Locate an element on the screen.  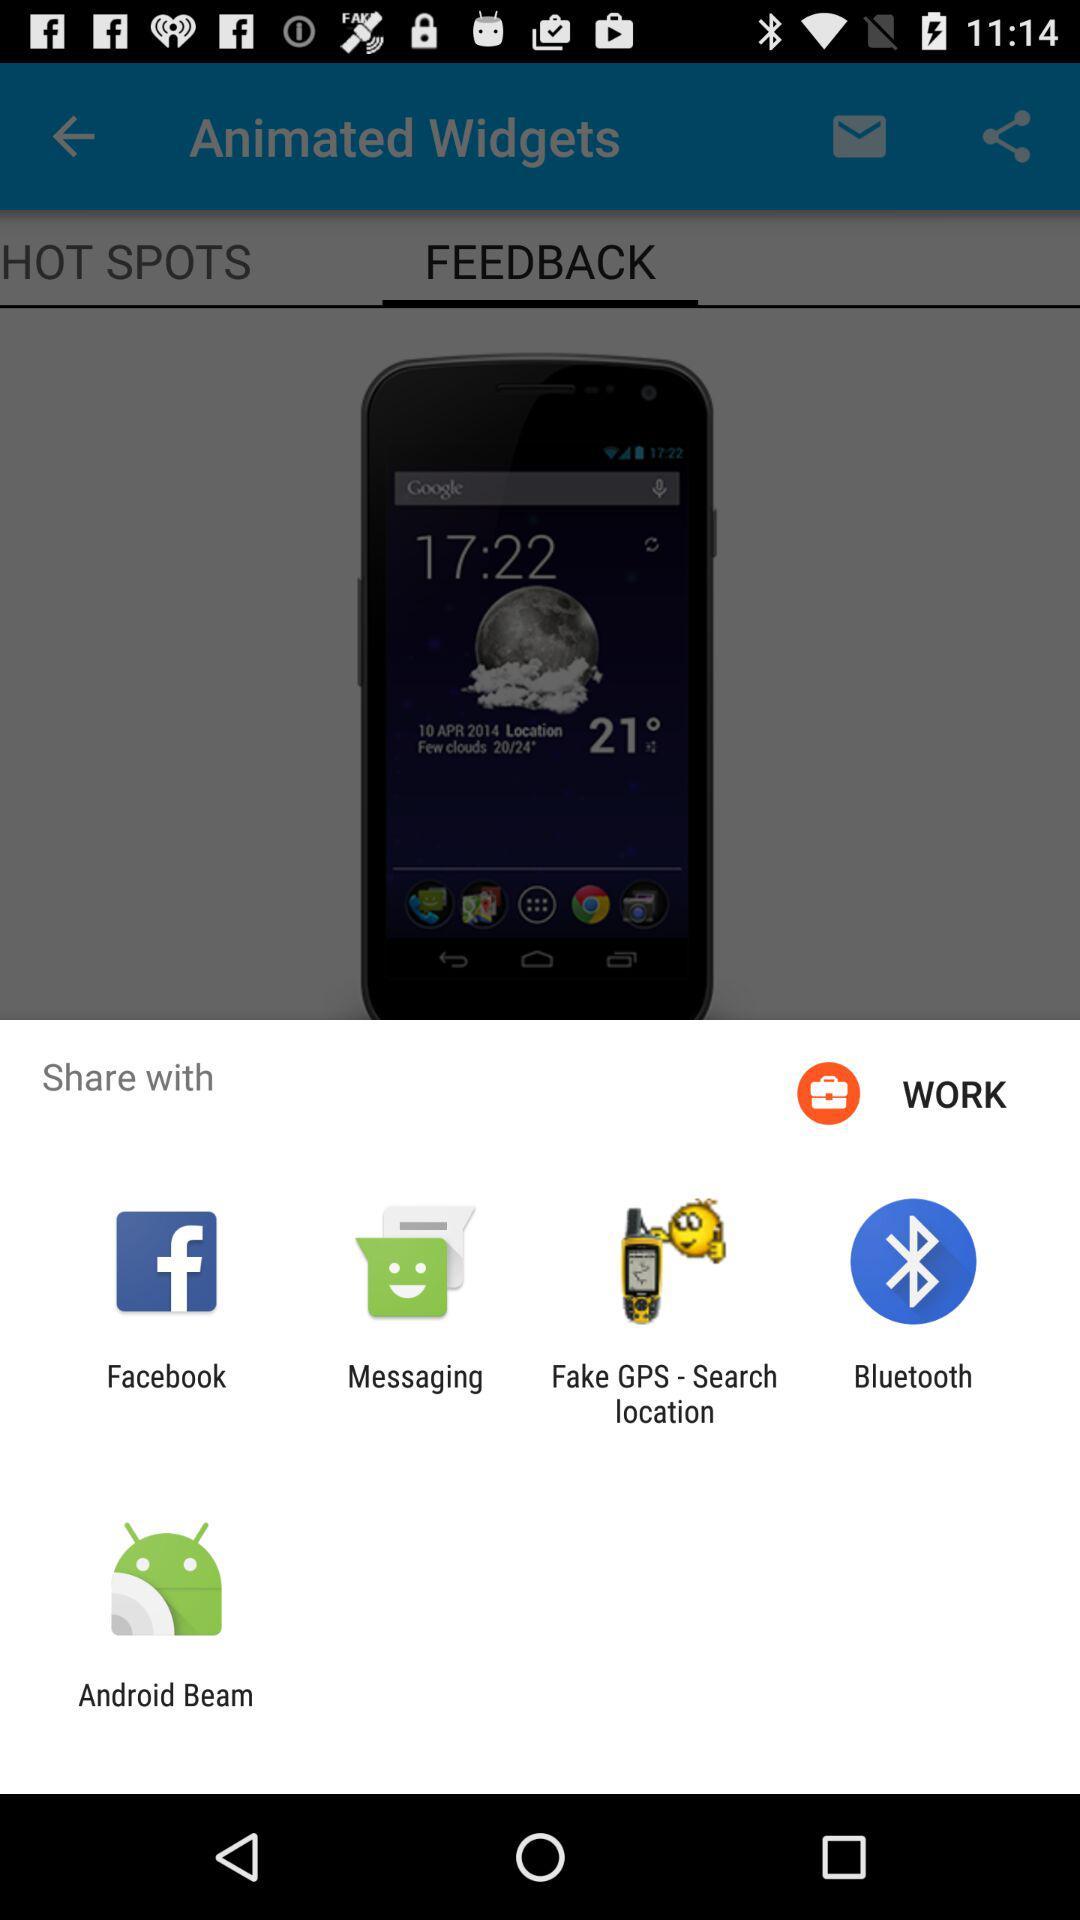
the item to the left of messaging icon is located at coordinates (165, 1392).